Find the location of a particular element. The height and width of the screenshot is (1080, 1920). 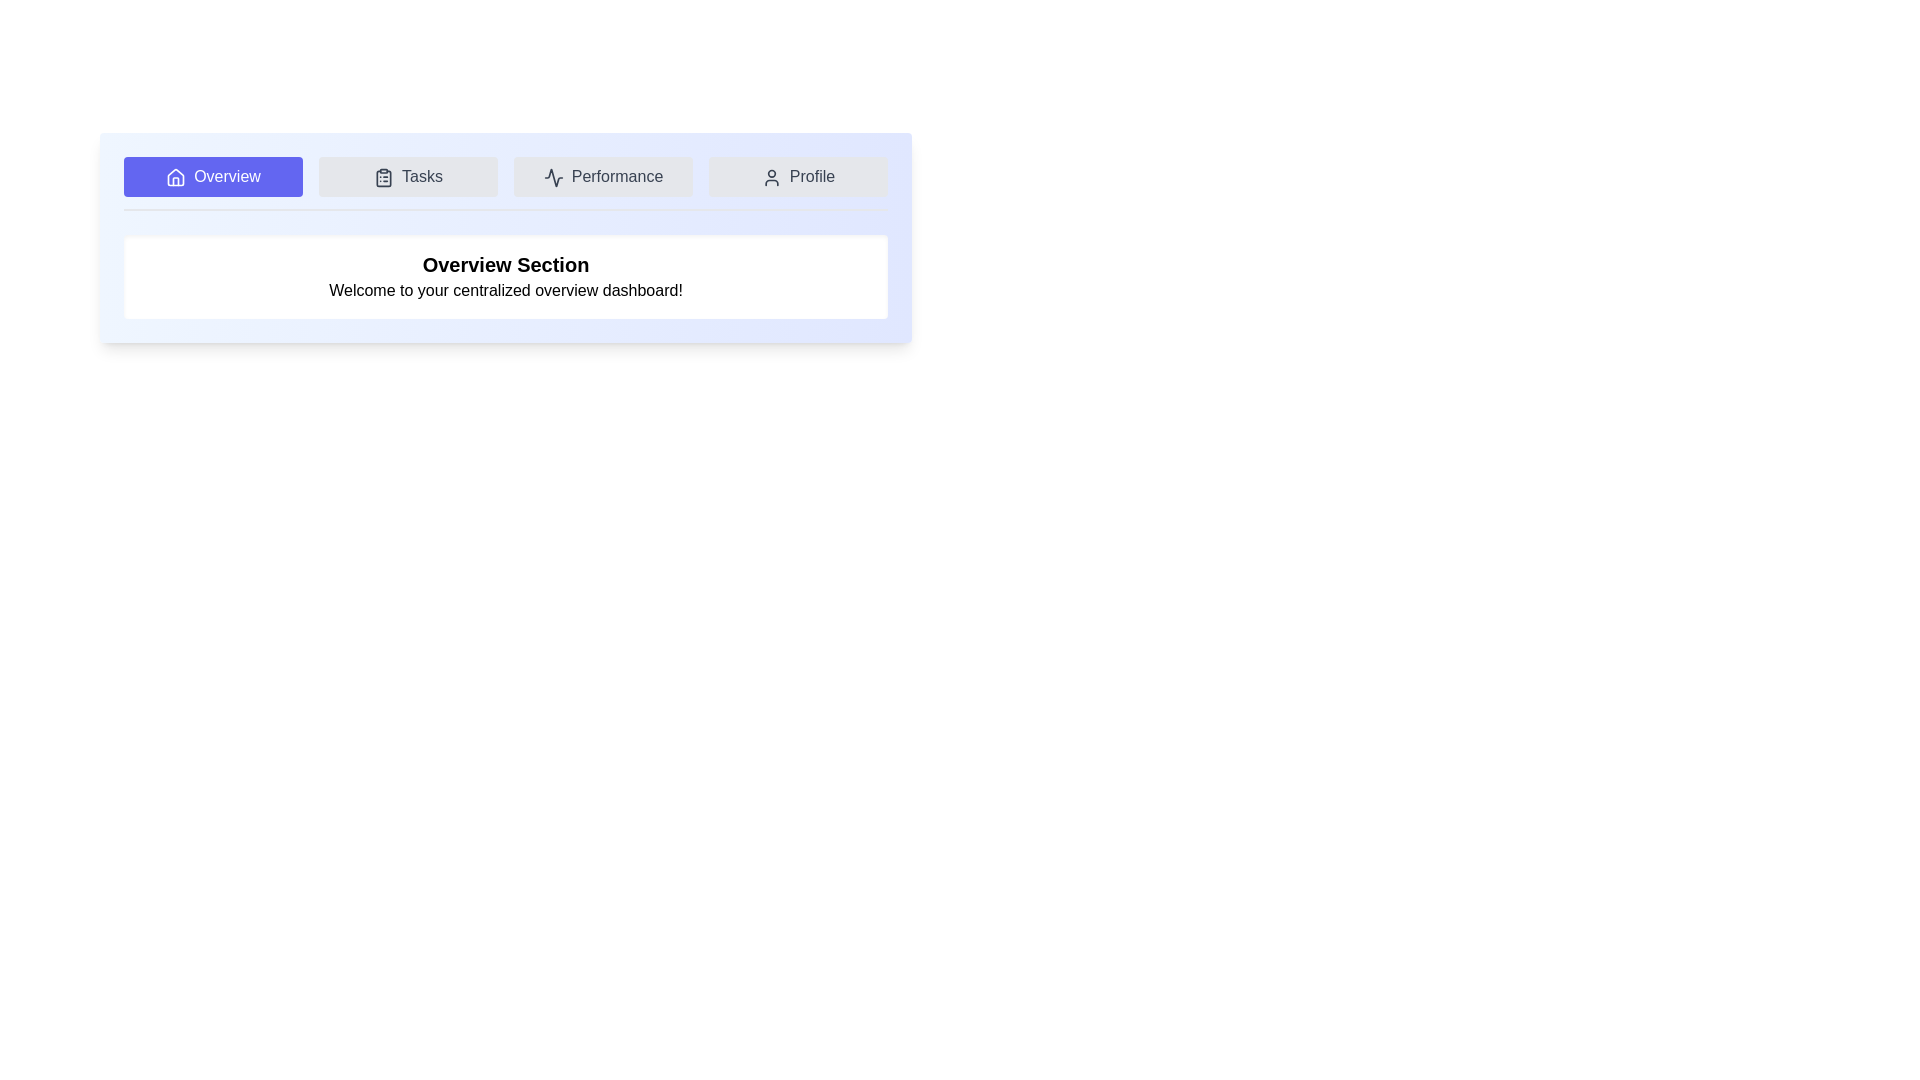

the SVG icon representing a waveform or activity graph located in the navigation bar, which is positioned third from the left and adjacent to the 'Performance' button is located at coordinates (553, 176).